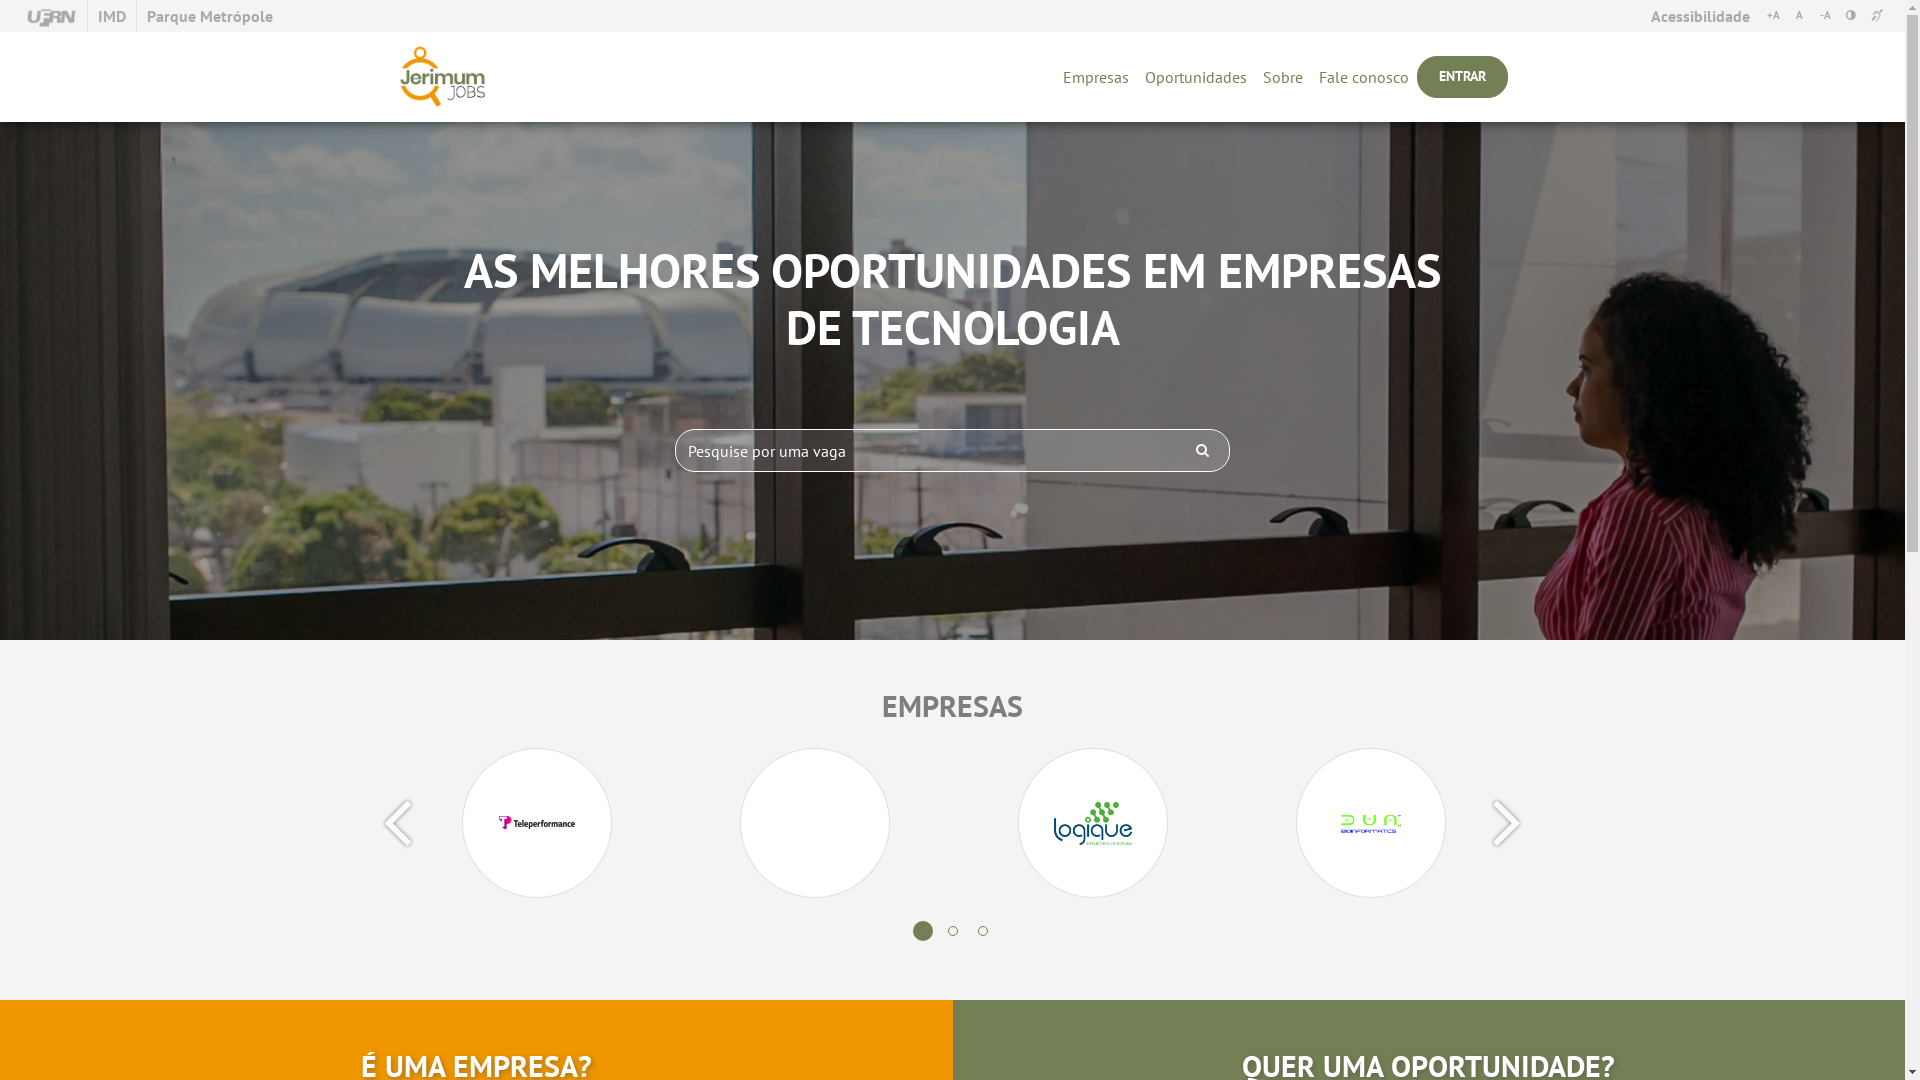 The width and height of the screenshot is (1920, 1080). Describe the element at coordinates (1362, 76) in the screenshot. I see `'Fale conosco'` at that location.